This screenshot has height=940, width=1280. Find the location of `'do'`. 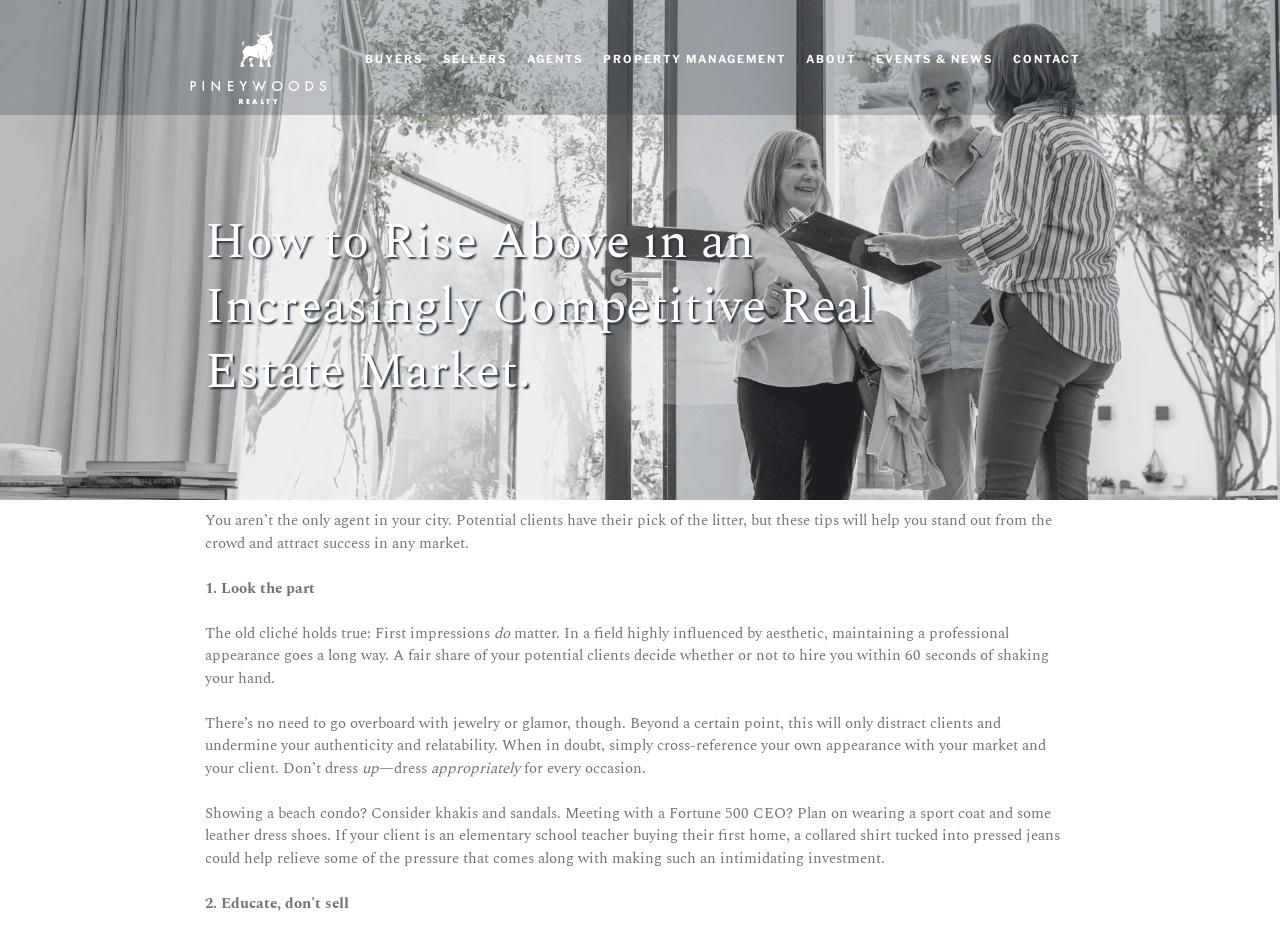

'do' is located at coordinates (503, 632).